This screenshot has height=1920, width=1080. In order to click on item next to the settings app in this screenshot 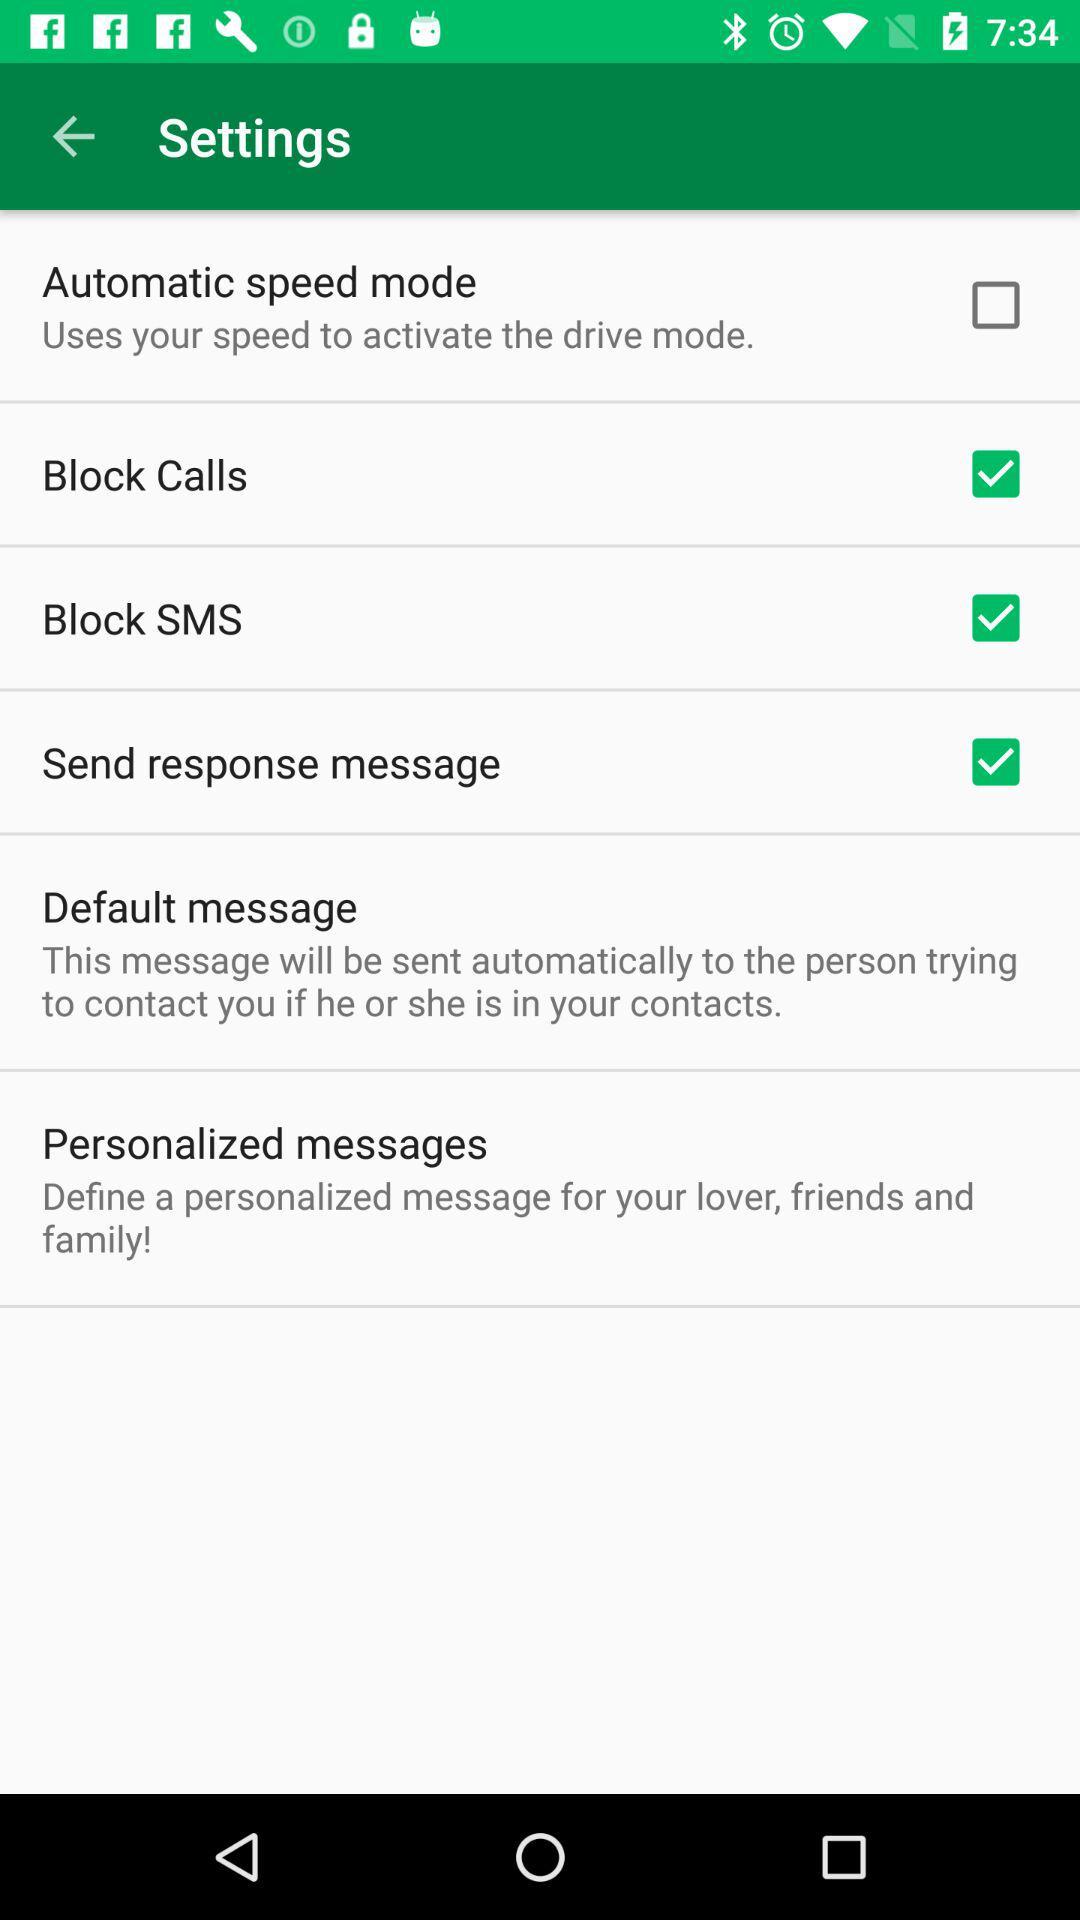, I will do `click(72, 135)`.